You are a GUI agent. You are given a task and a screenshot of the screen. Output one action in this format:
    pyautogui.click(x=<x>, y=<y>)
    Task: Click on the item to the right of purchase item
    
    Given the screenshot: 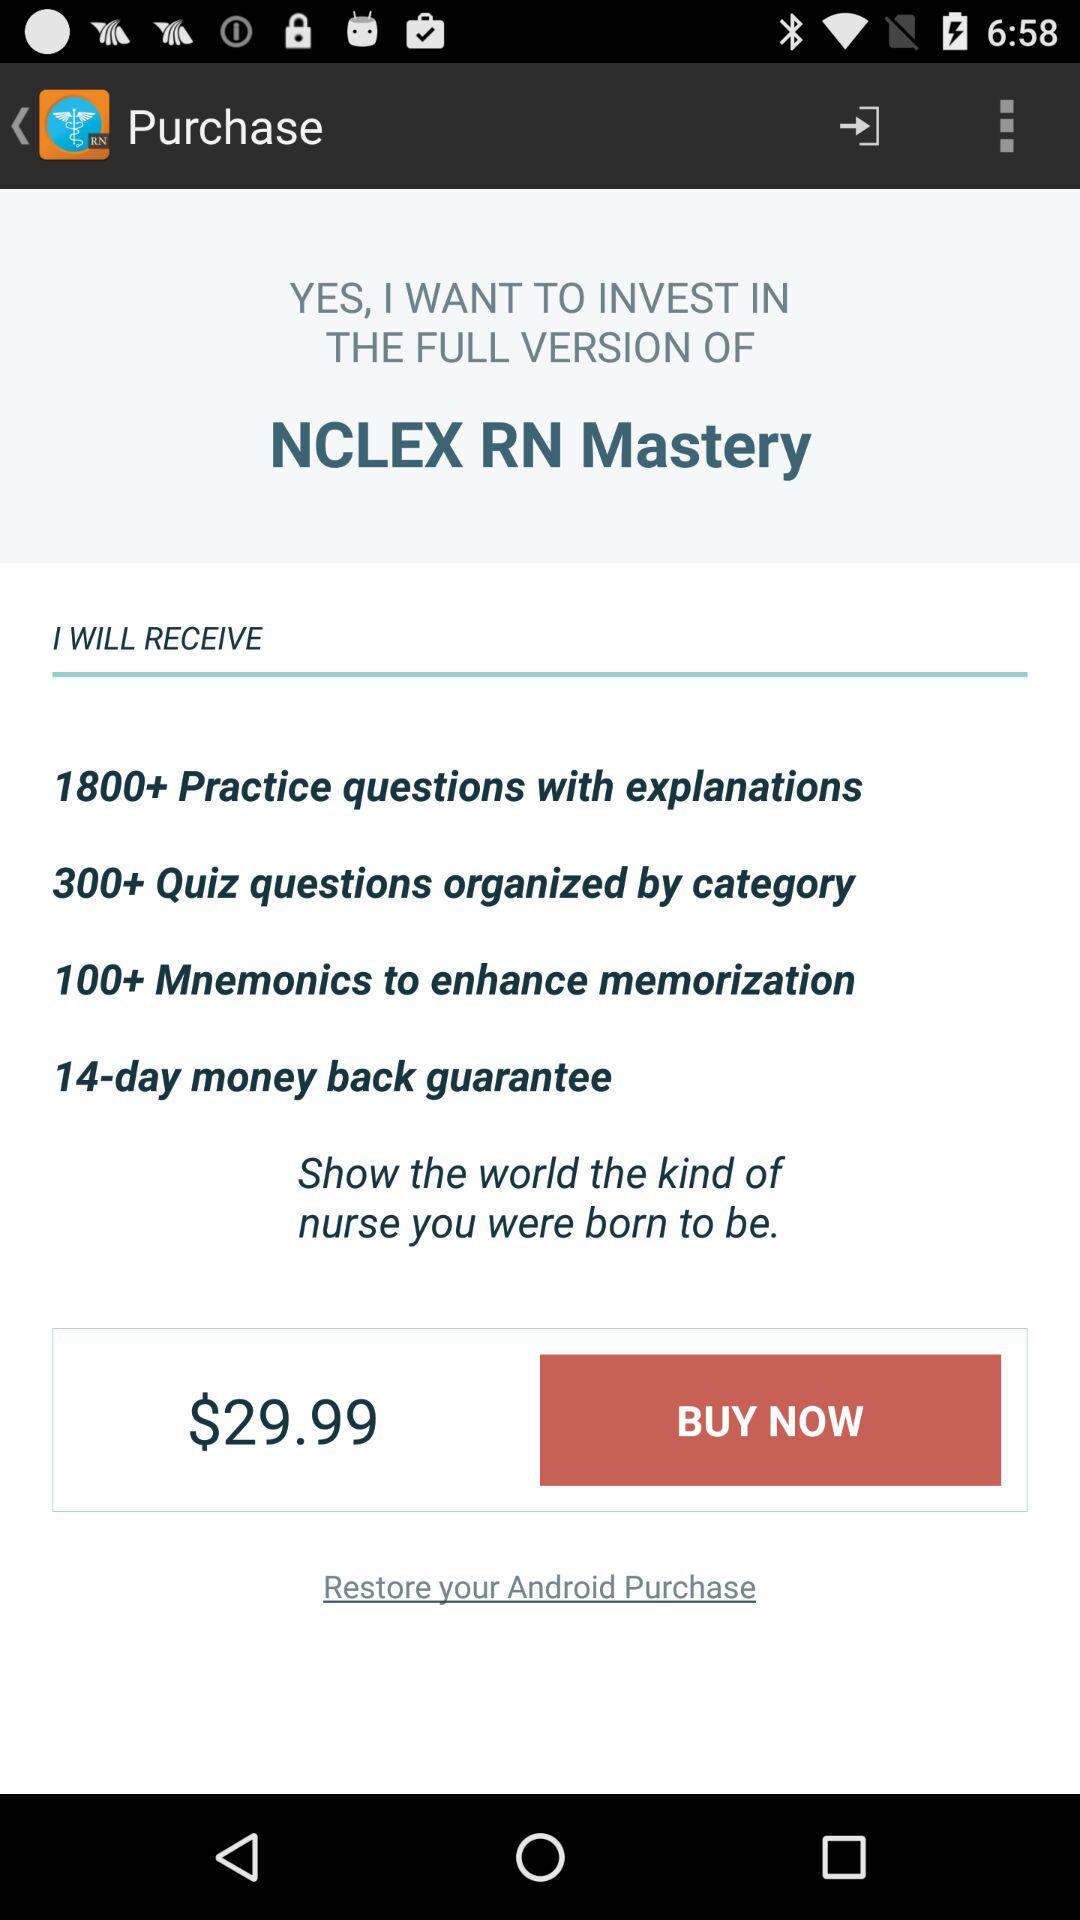 What is the action you would take?
    pyautogui.click(x=858, y=124)
    